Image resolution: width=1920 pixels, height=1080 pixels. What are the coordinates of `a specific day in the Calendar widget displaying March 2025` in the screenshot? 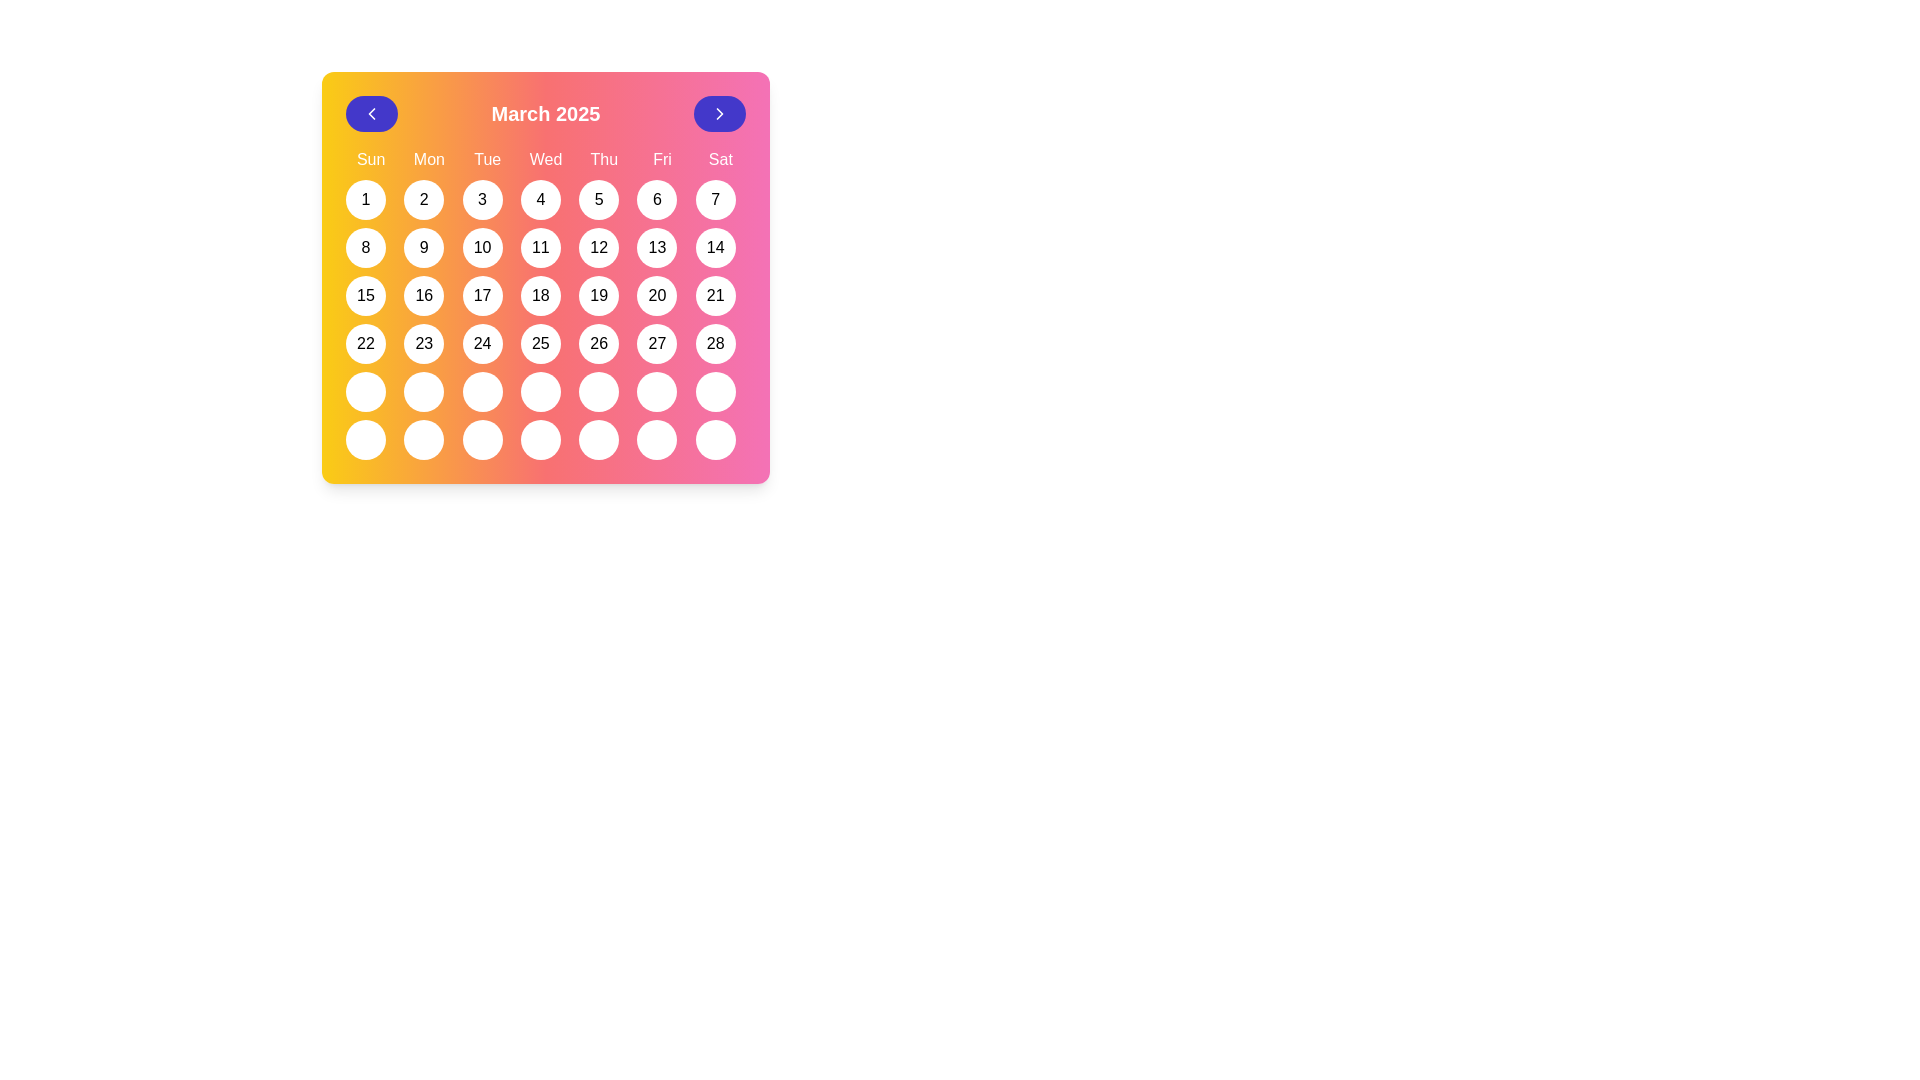 It's located at (546, 277).